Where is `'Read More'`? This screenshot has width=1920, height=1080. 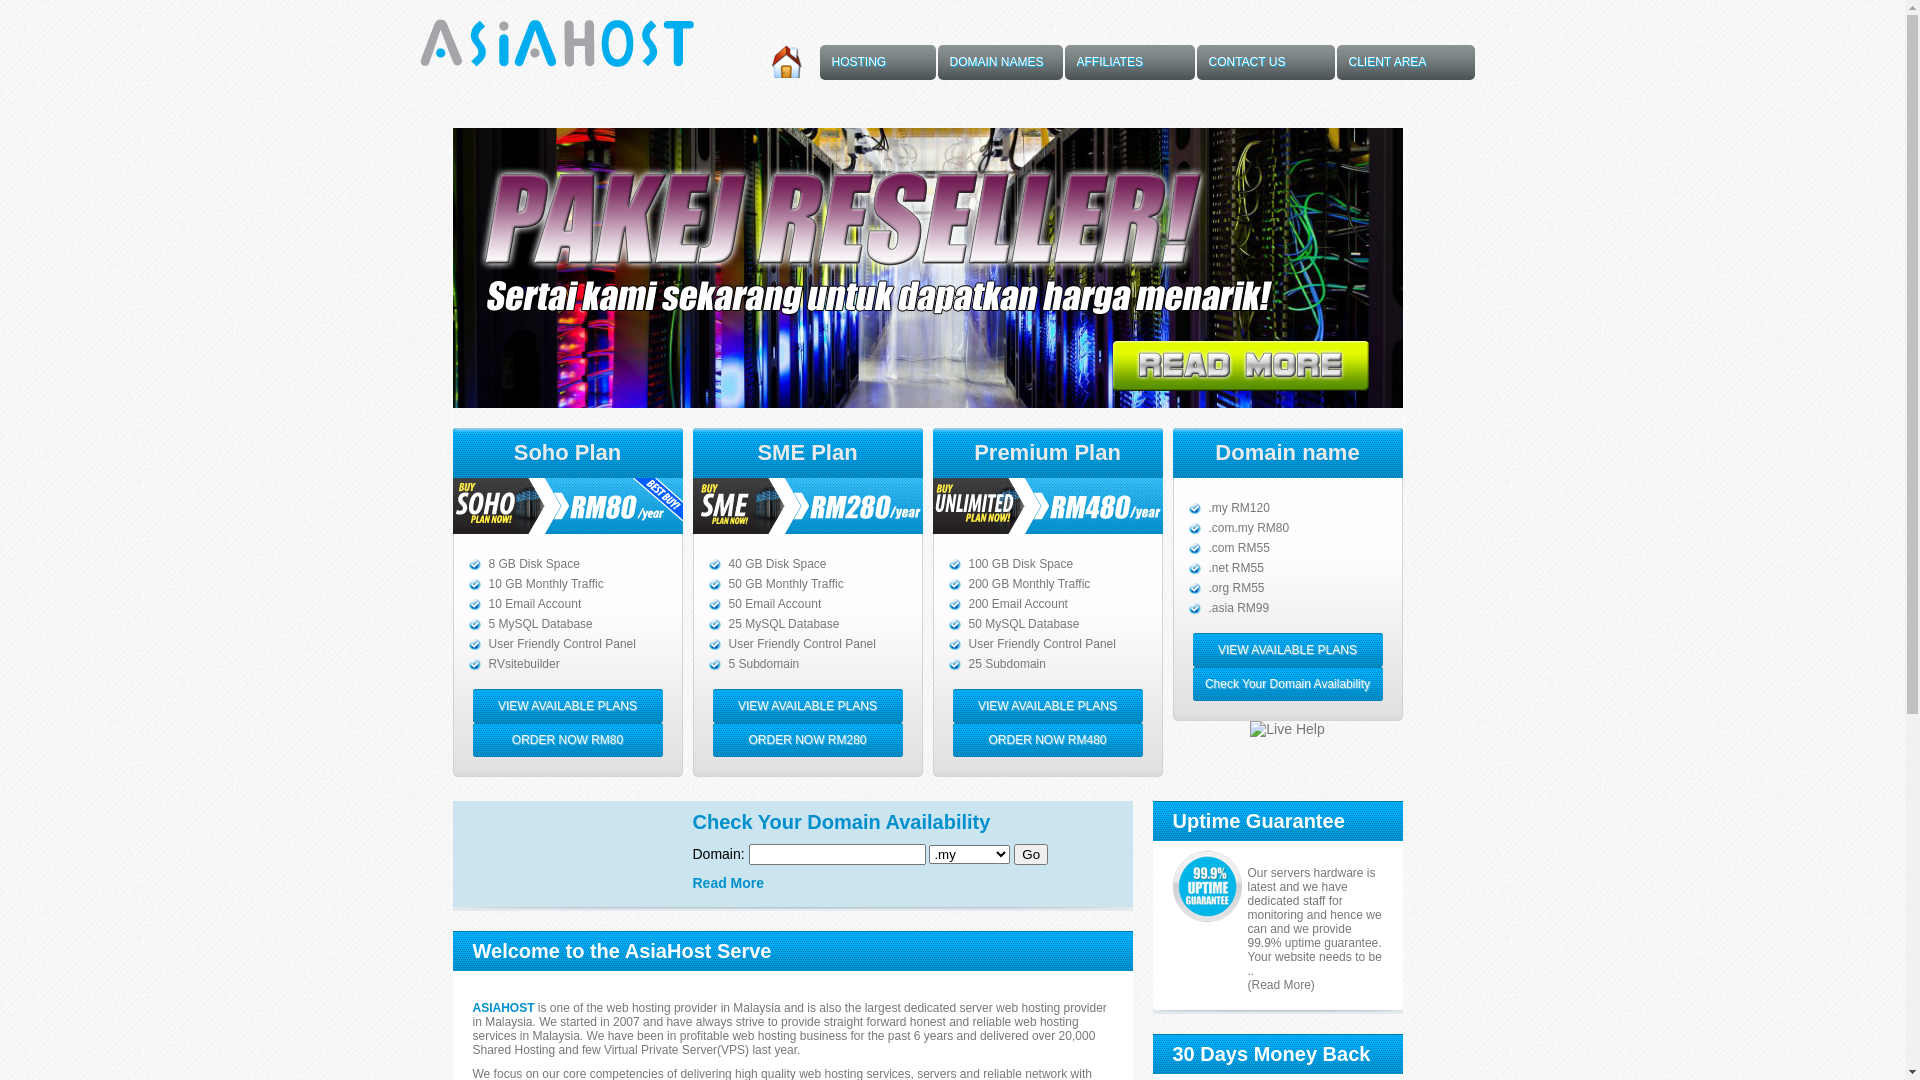 'Read More' is located at coordinates (727, 882).